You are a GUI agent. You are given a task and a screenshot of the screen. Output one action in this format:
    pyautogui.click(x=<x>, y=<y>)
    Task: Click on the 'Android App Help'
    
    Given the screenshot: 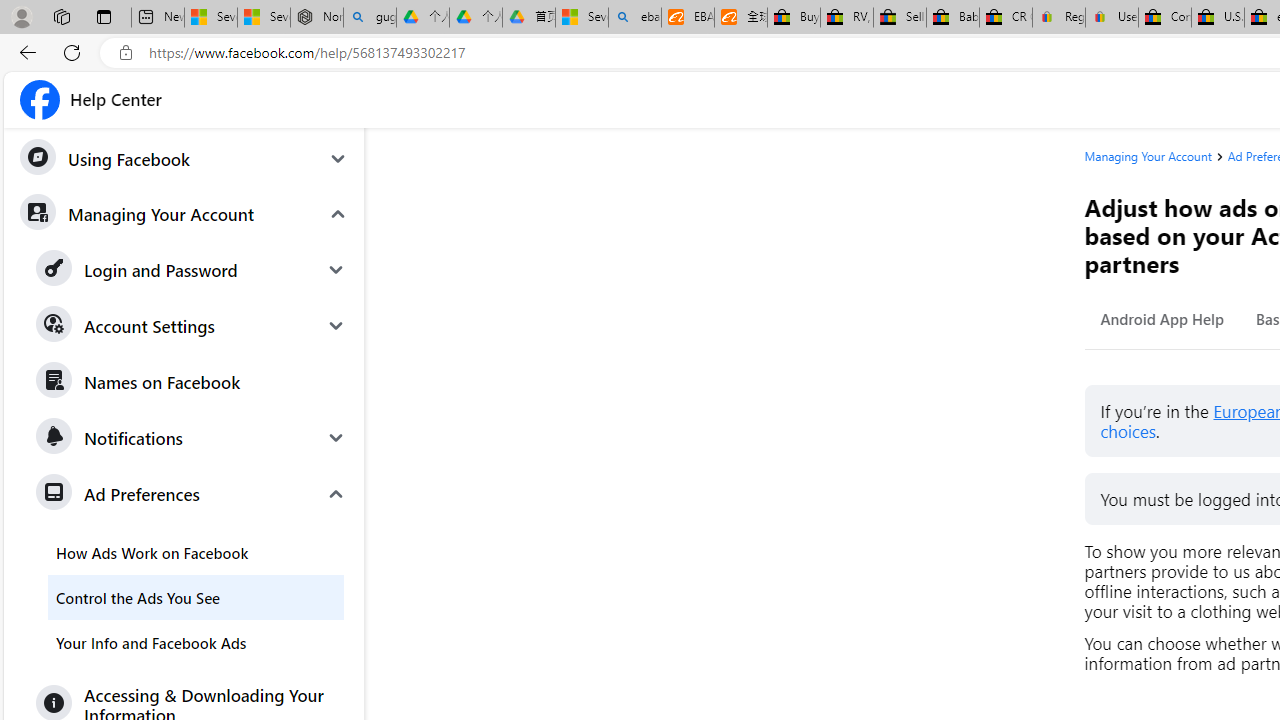 What is the action you would take?
    pyautogui.click(x=1162, y=318)
    